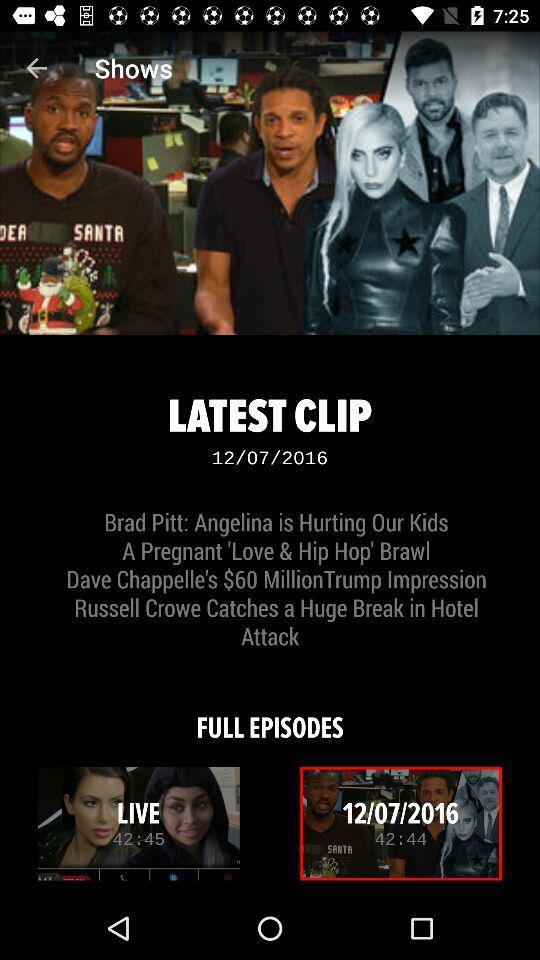  Describe the element at coordinates (36, 68) in the screenshot. I see `the item next to the shows icon` at that location.